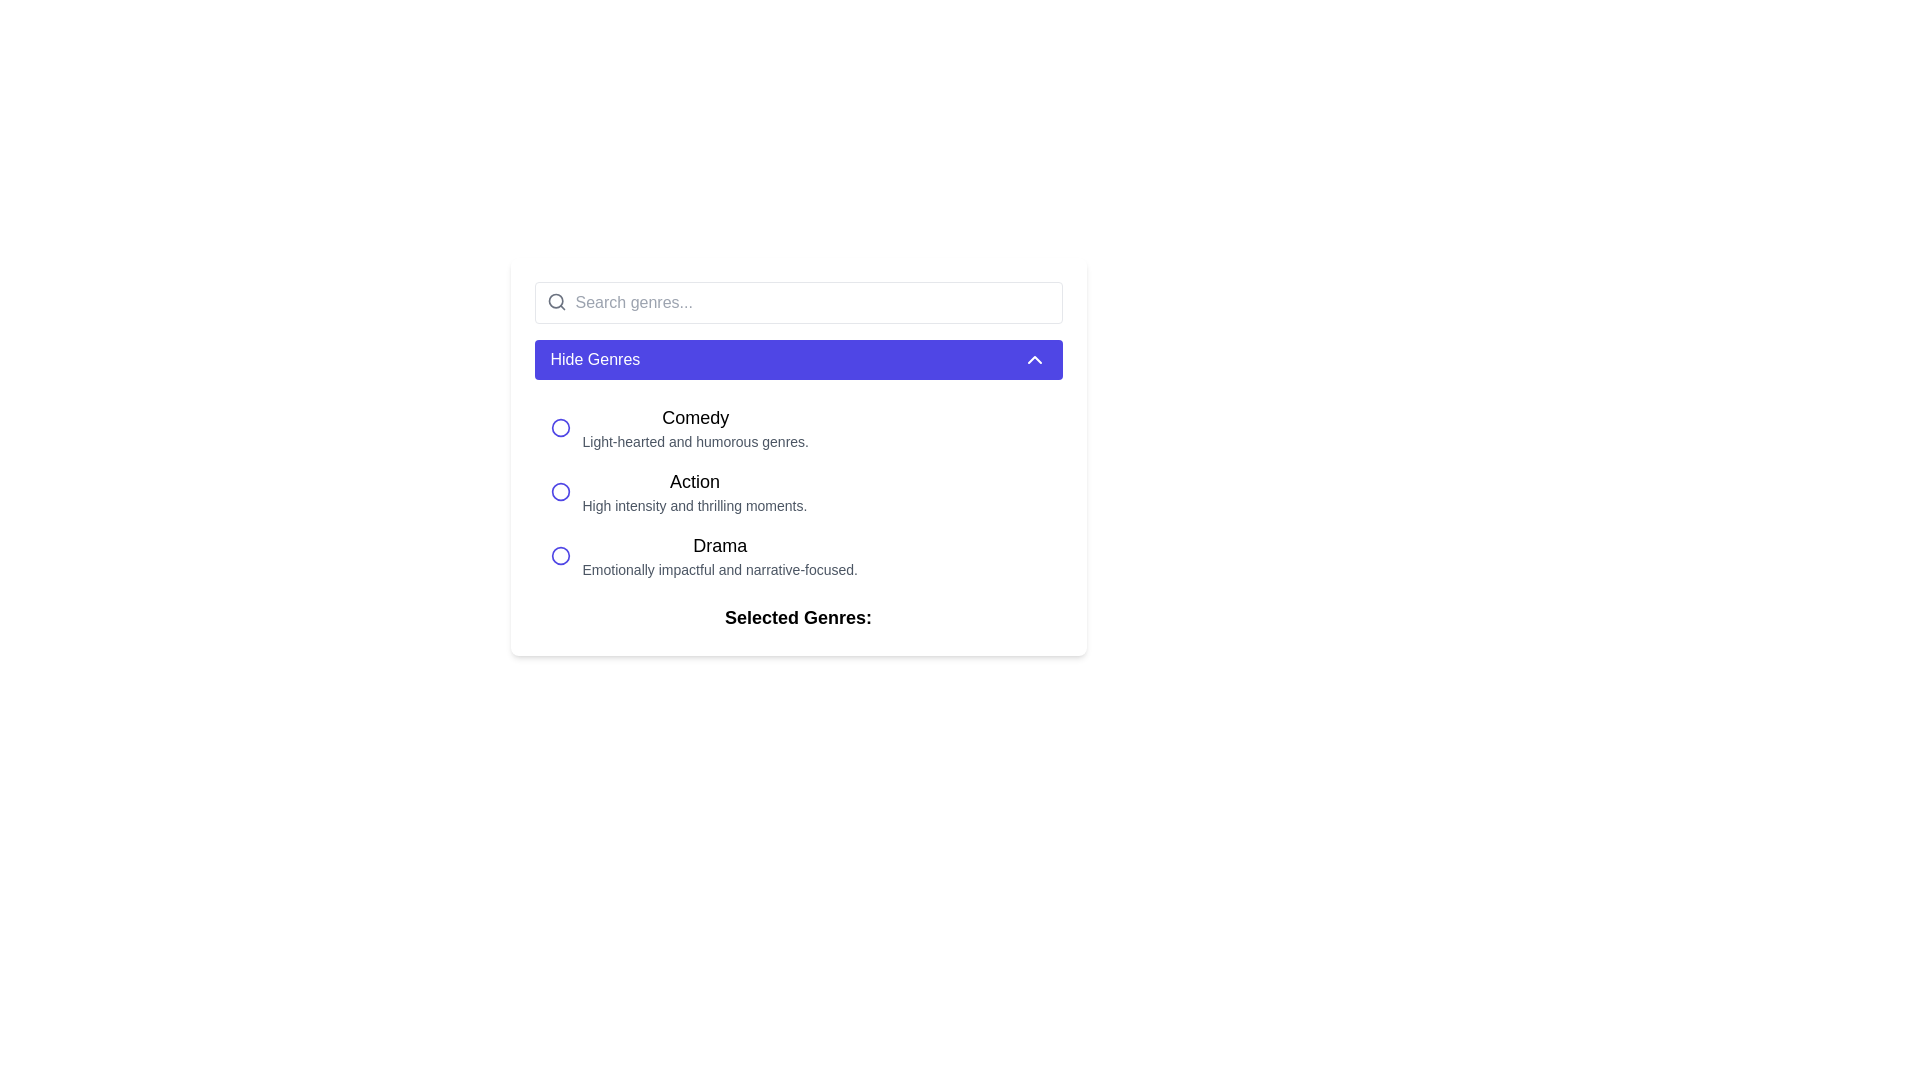 The image size is (1920, 1080). I want to click on the Decorative SVG circle that forms the lens of the magnifying glass icon located near the top left part of the interface, so click(555, 301).